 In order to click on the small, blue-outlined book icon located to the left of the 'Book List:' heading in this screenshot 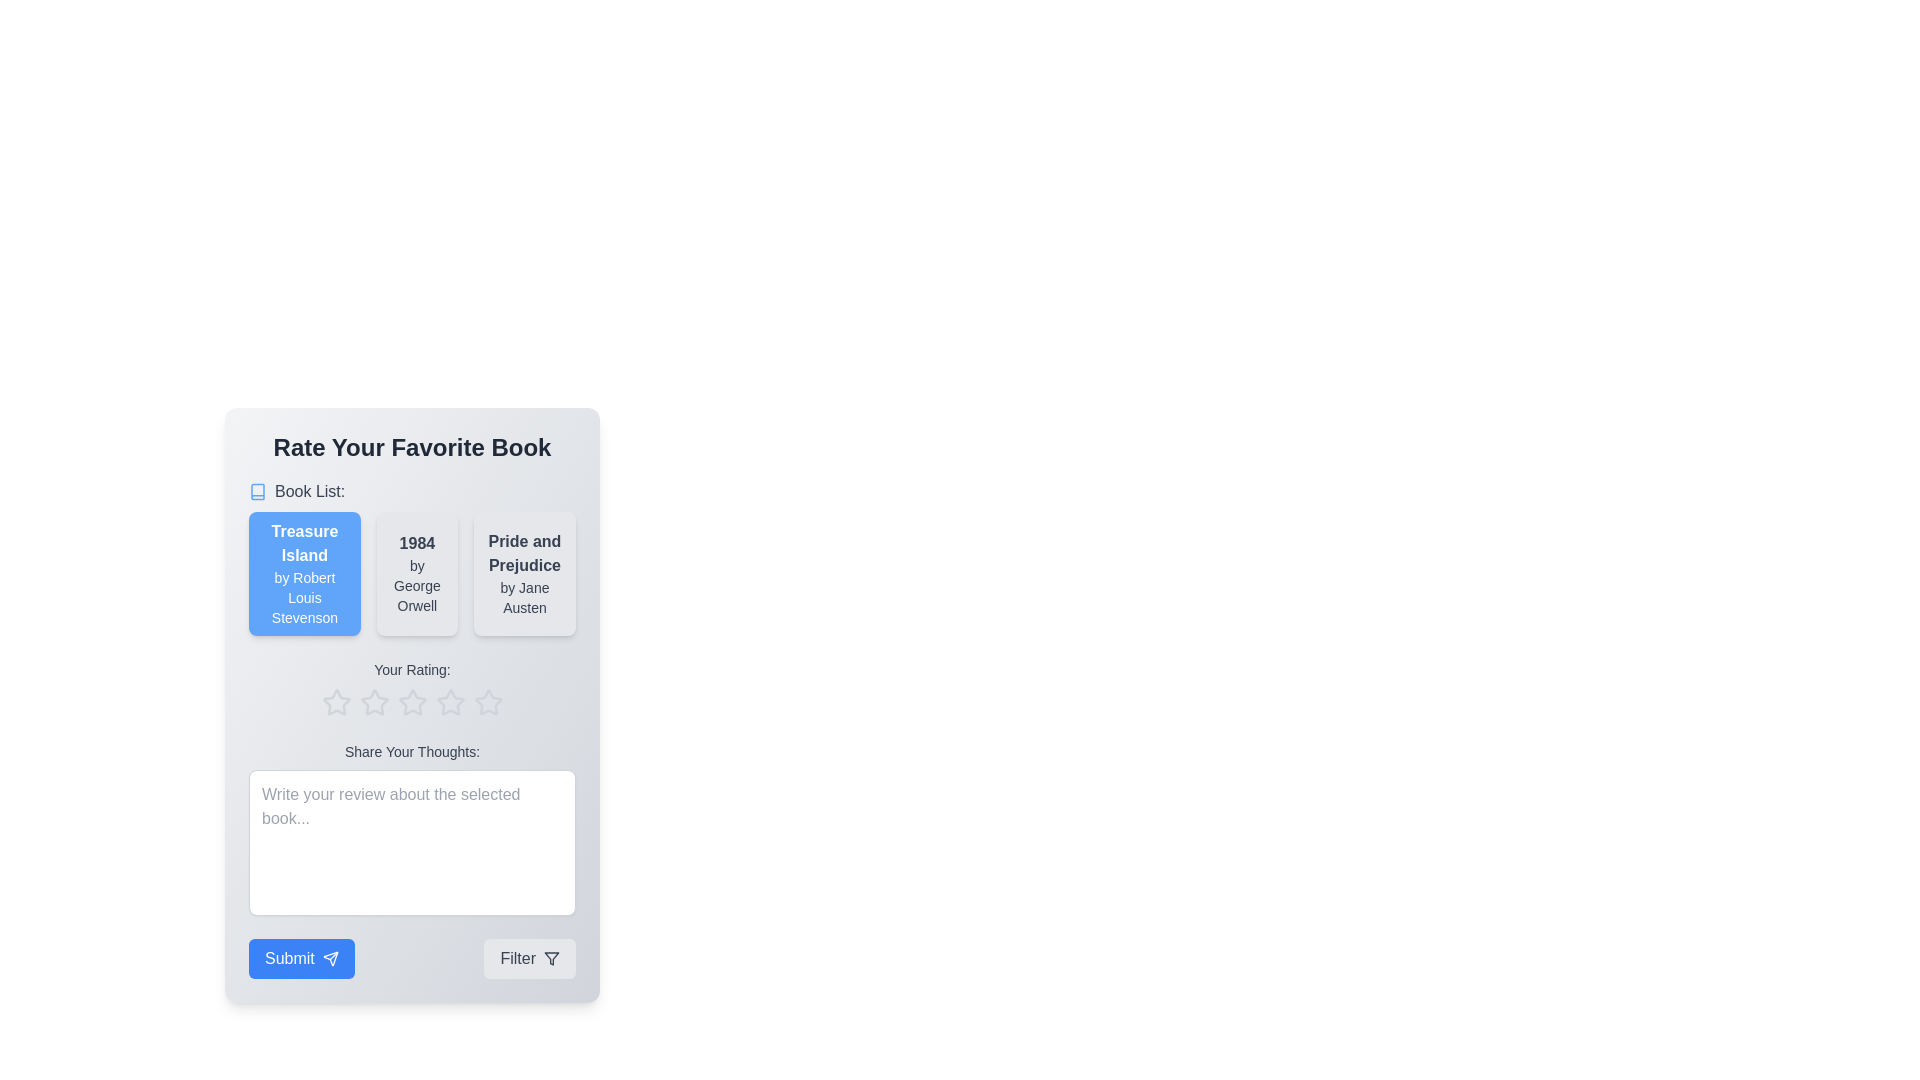, I will do `click(257, 492)`.